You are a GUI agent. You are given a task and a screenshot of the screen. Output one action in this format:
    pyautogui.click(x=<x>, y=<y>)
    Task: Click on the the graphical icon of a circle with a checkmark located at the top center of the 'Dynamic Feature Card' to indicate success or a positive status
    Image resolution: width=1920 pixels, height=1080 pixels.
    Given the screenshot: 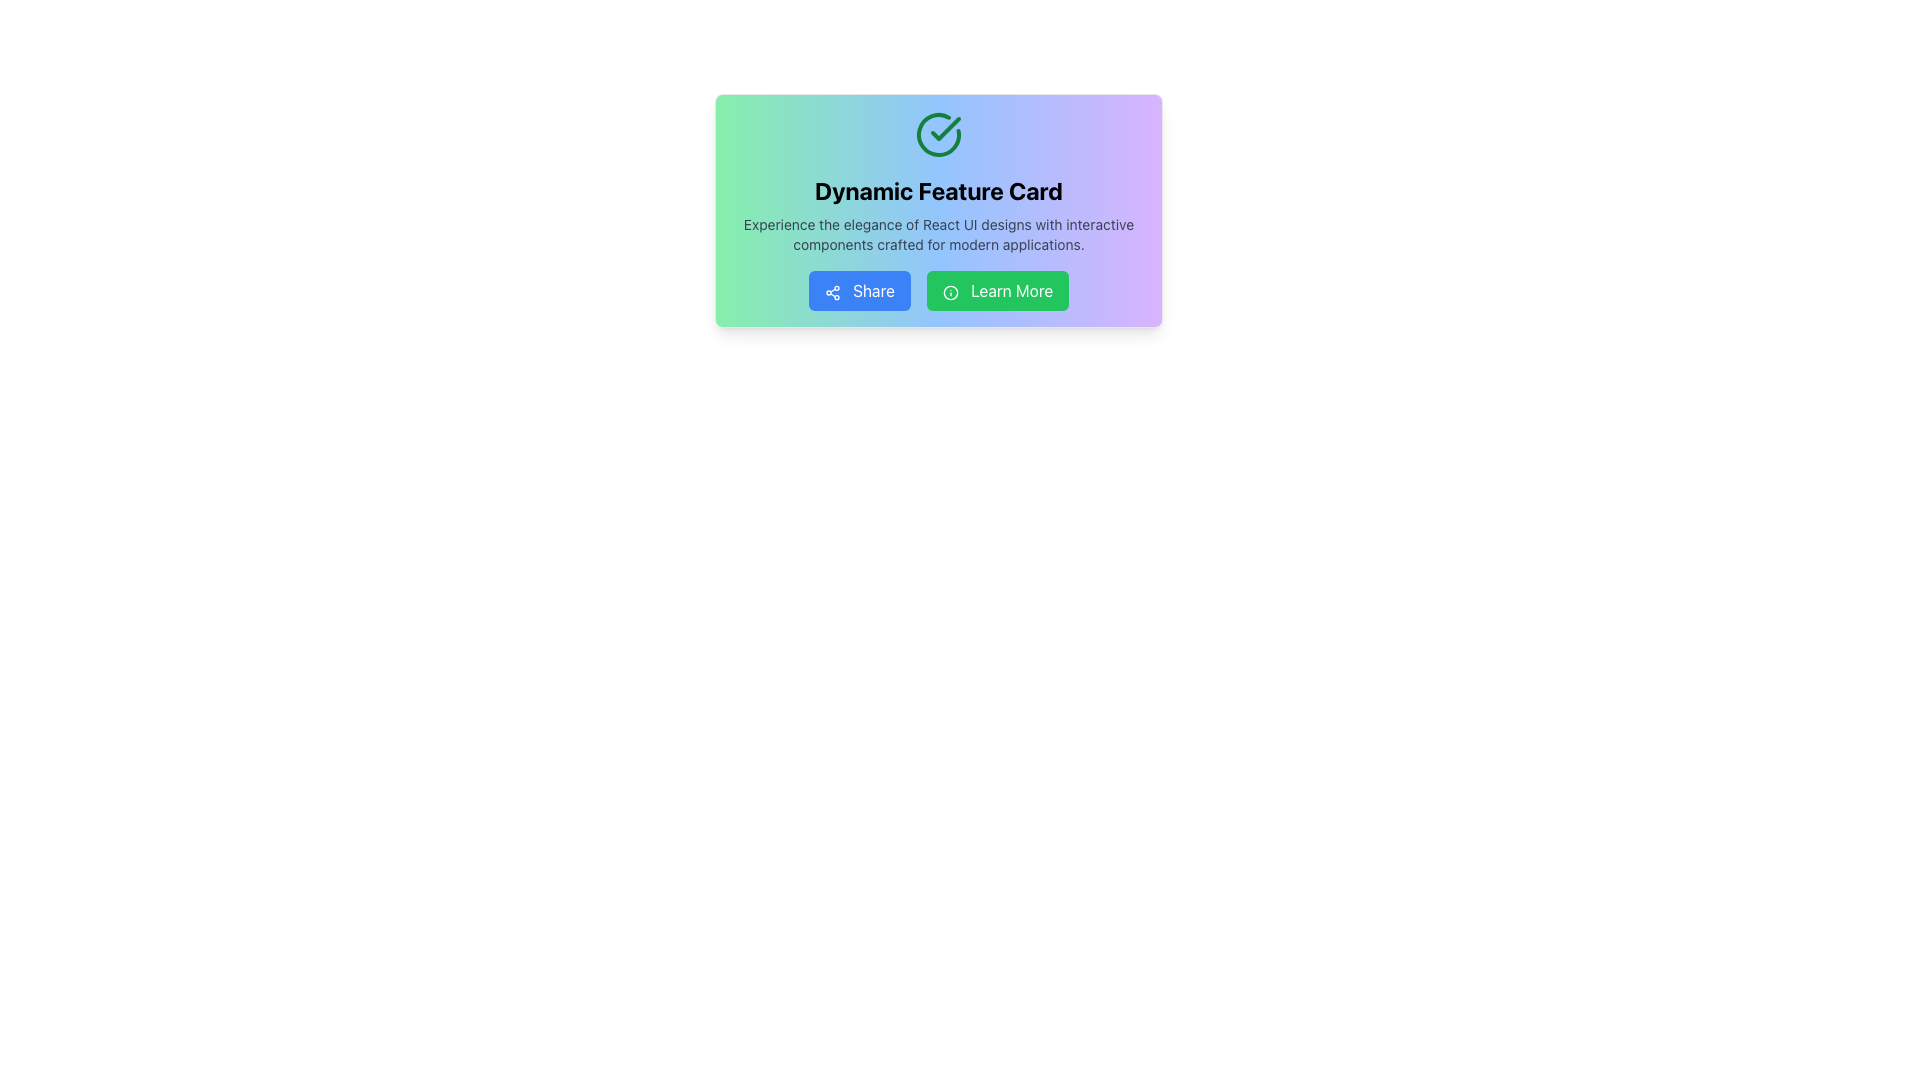 What is the action you would take?
    pyautogui.click(x=938, y=135)
    